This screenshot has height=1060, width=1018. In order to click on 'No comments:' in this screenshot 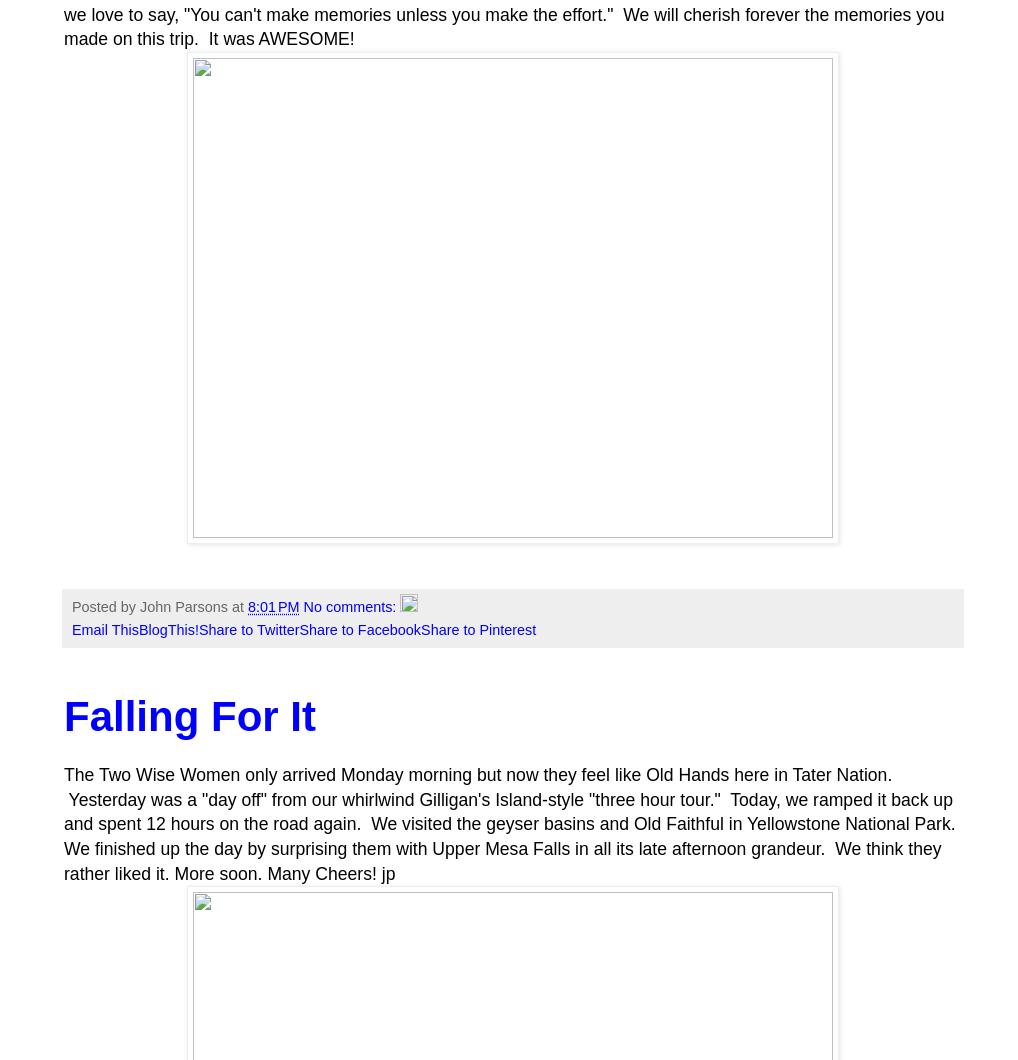, I will do `click(302, 606)`.